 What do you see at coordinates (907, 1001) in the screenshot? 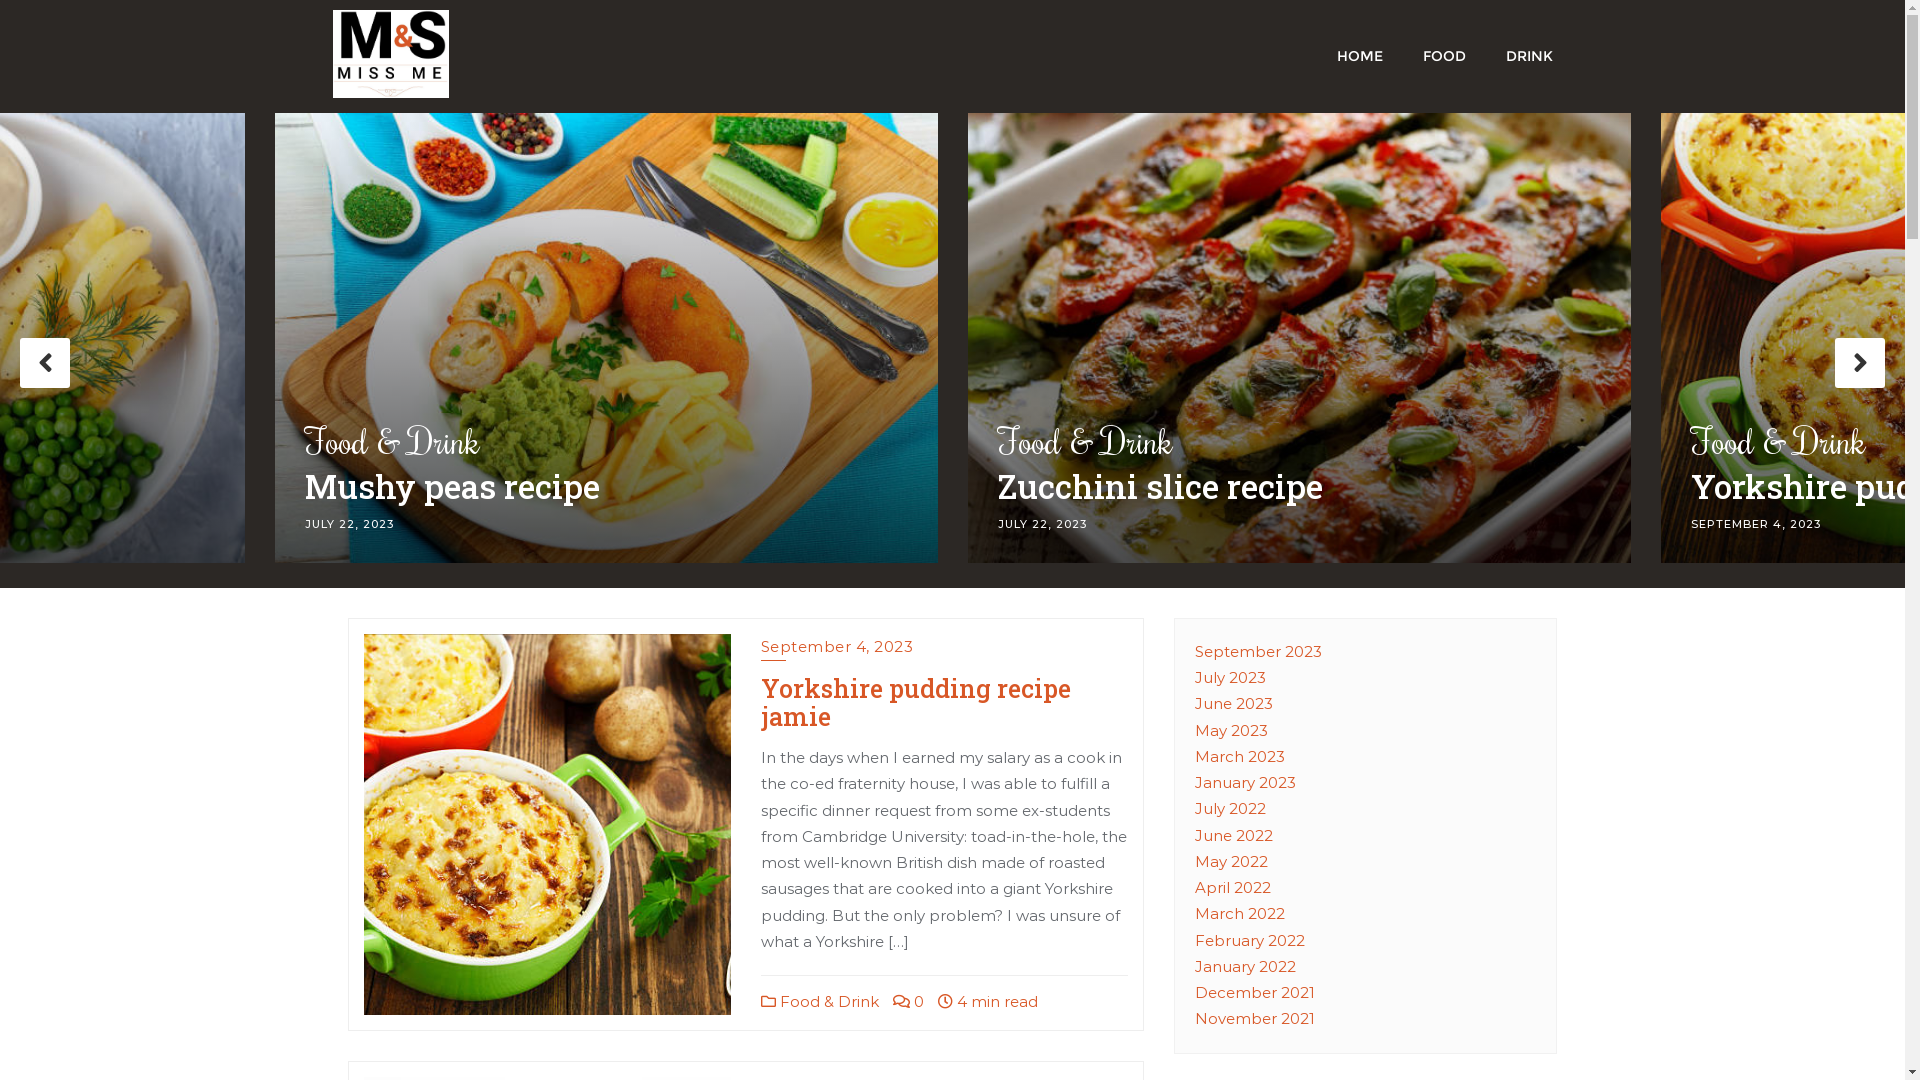
I see `'0'` at bounding box center [907, 1001].